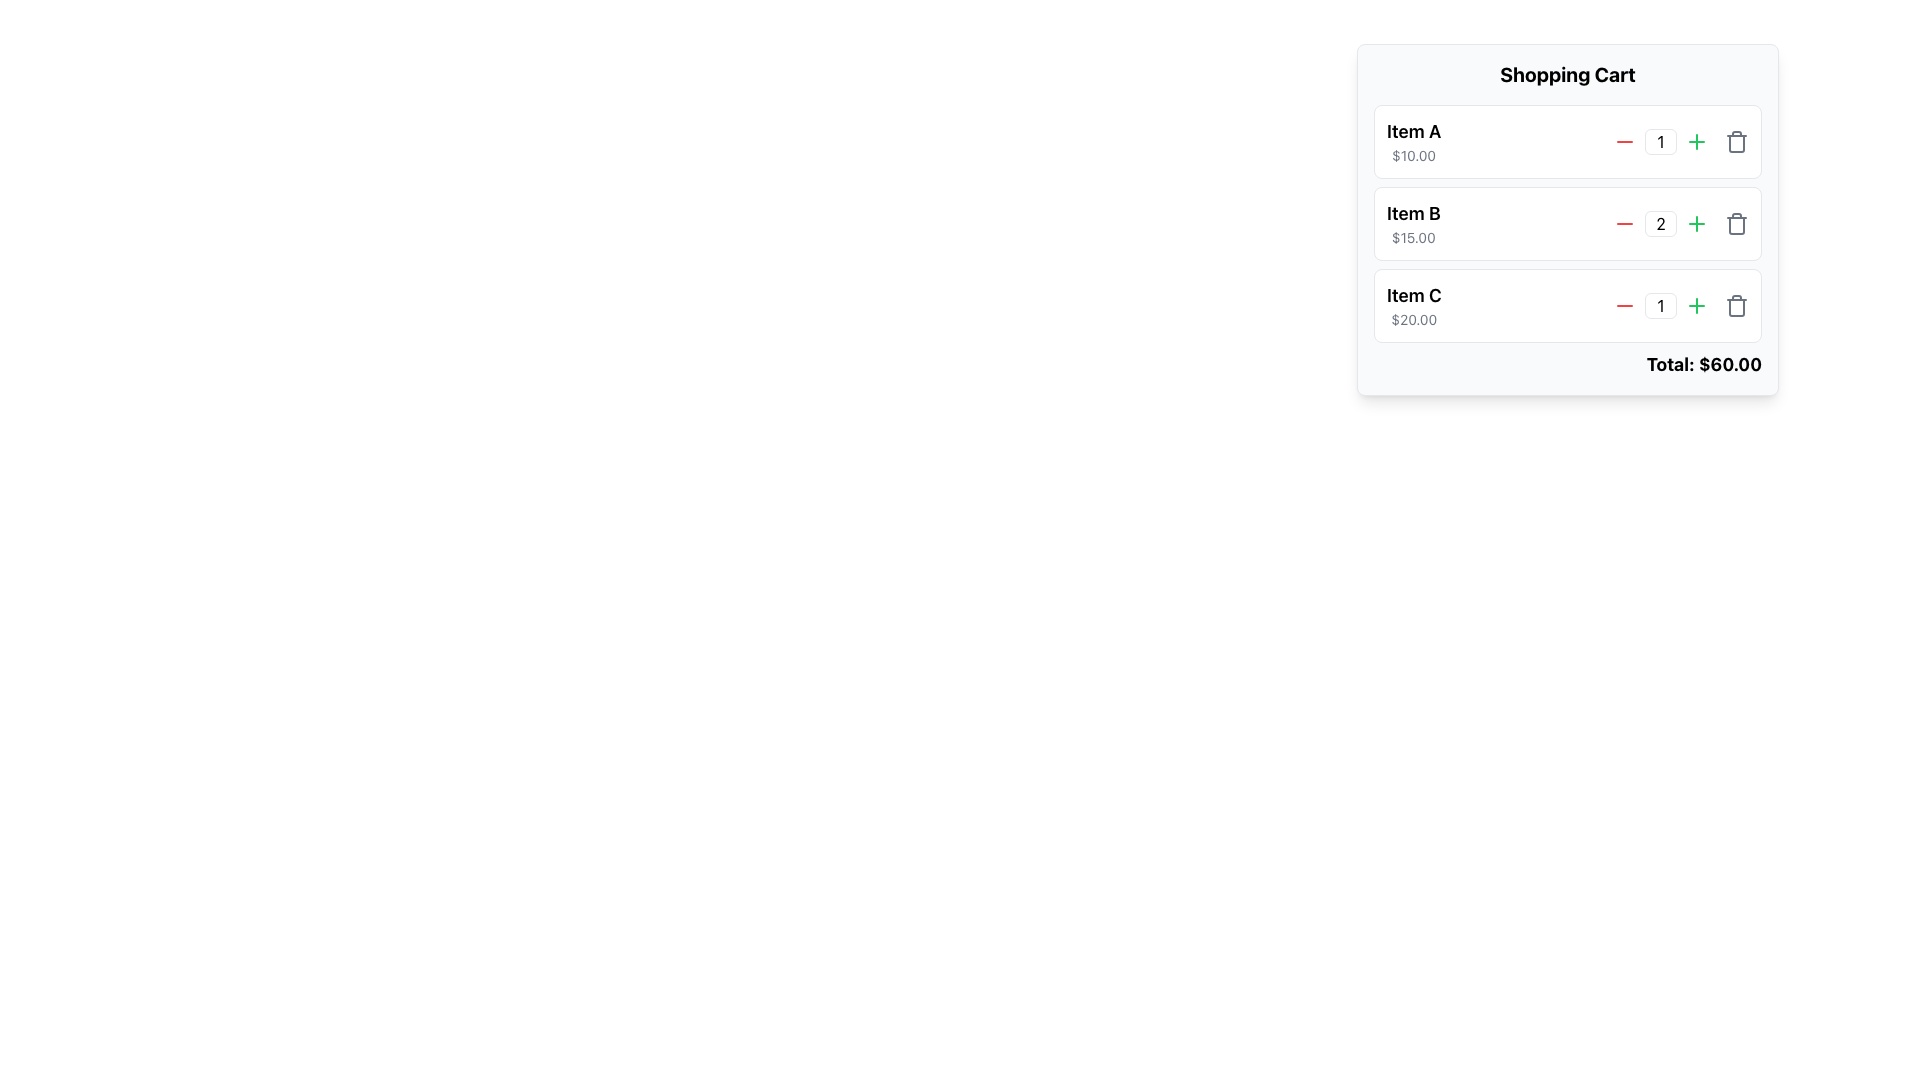 This screenshot has height=1080, width=1920. Describe the element at coordinates (1412, 213) in the screenshot. I see `the Text Label for 'Item B' in the shopping cart to help identify the item being viewed or interacted with` at that location.